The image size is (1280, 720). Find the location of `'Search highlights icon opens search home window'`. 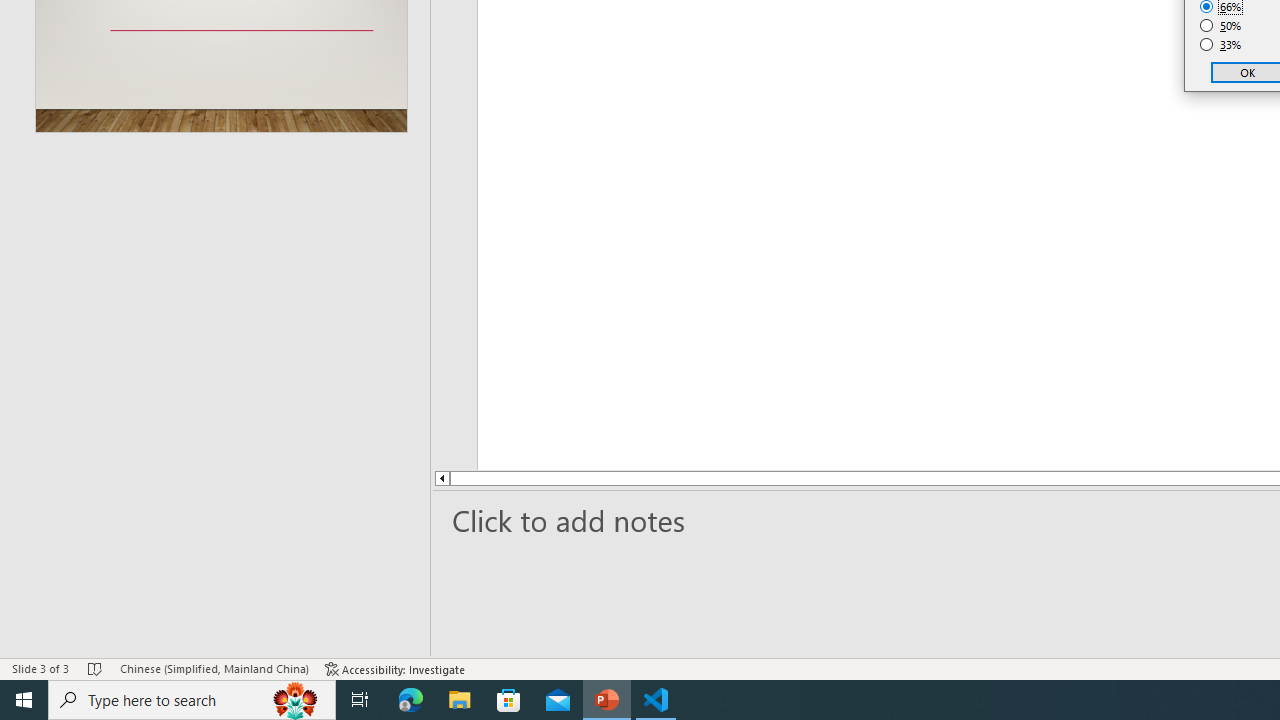

'Search highlights icon opens search home window' is located at coordinates (294, 698).